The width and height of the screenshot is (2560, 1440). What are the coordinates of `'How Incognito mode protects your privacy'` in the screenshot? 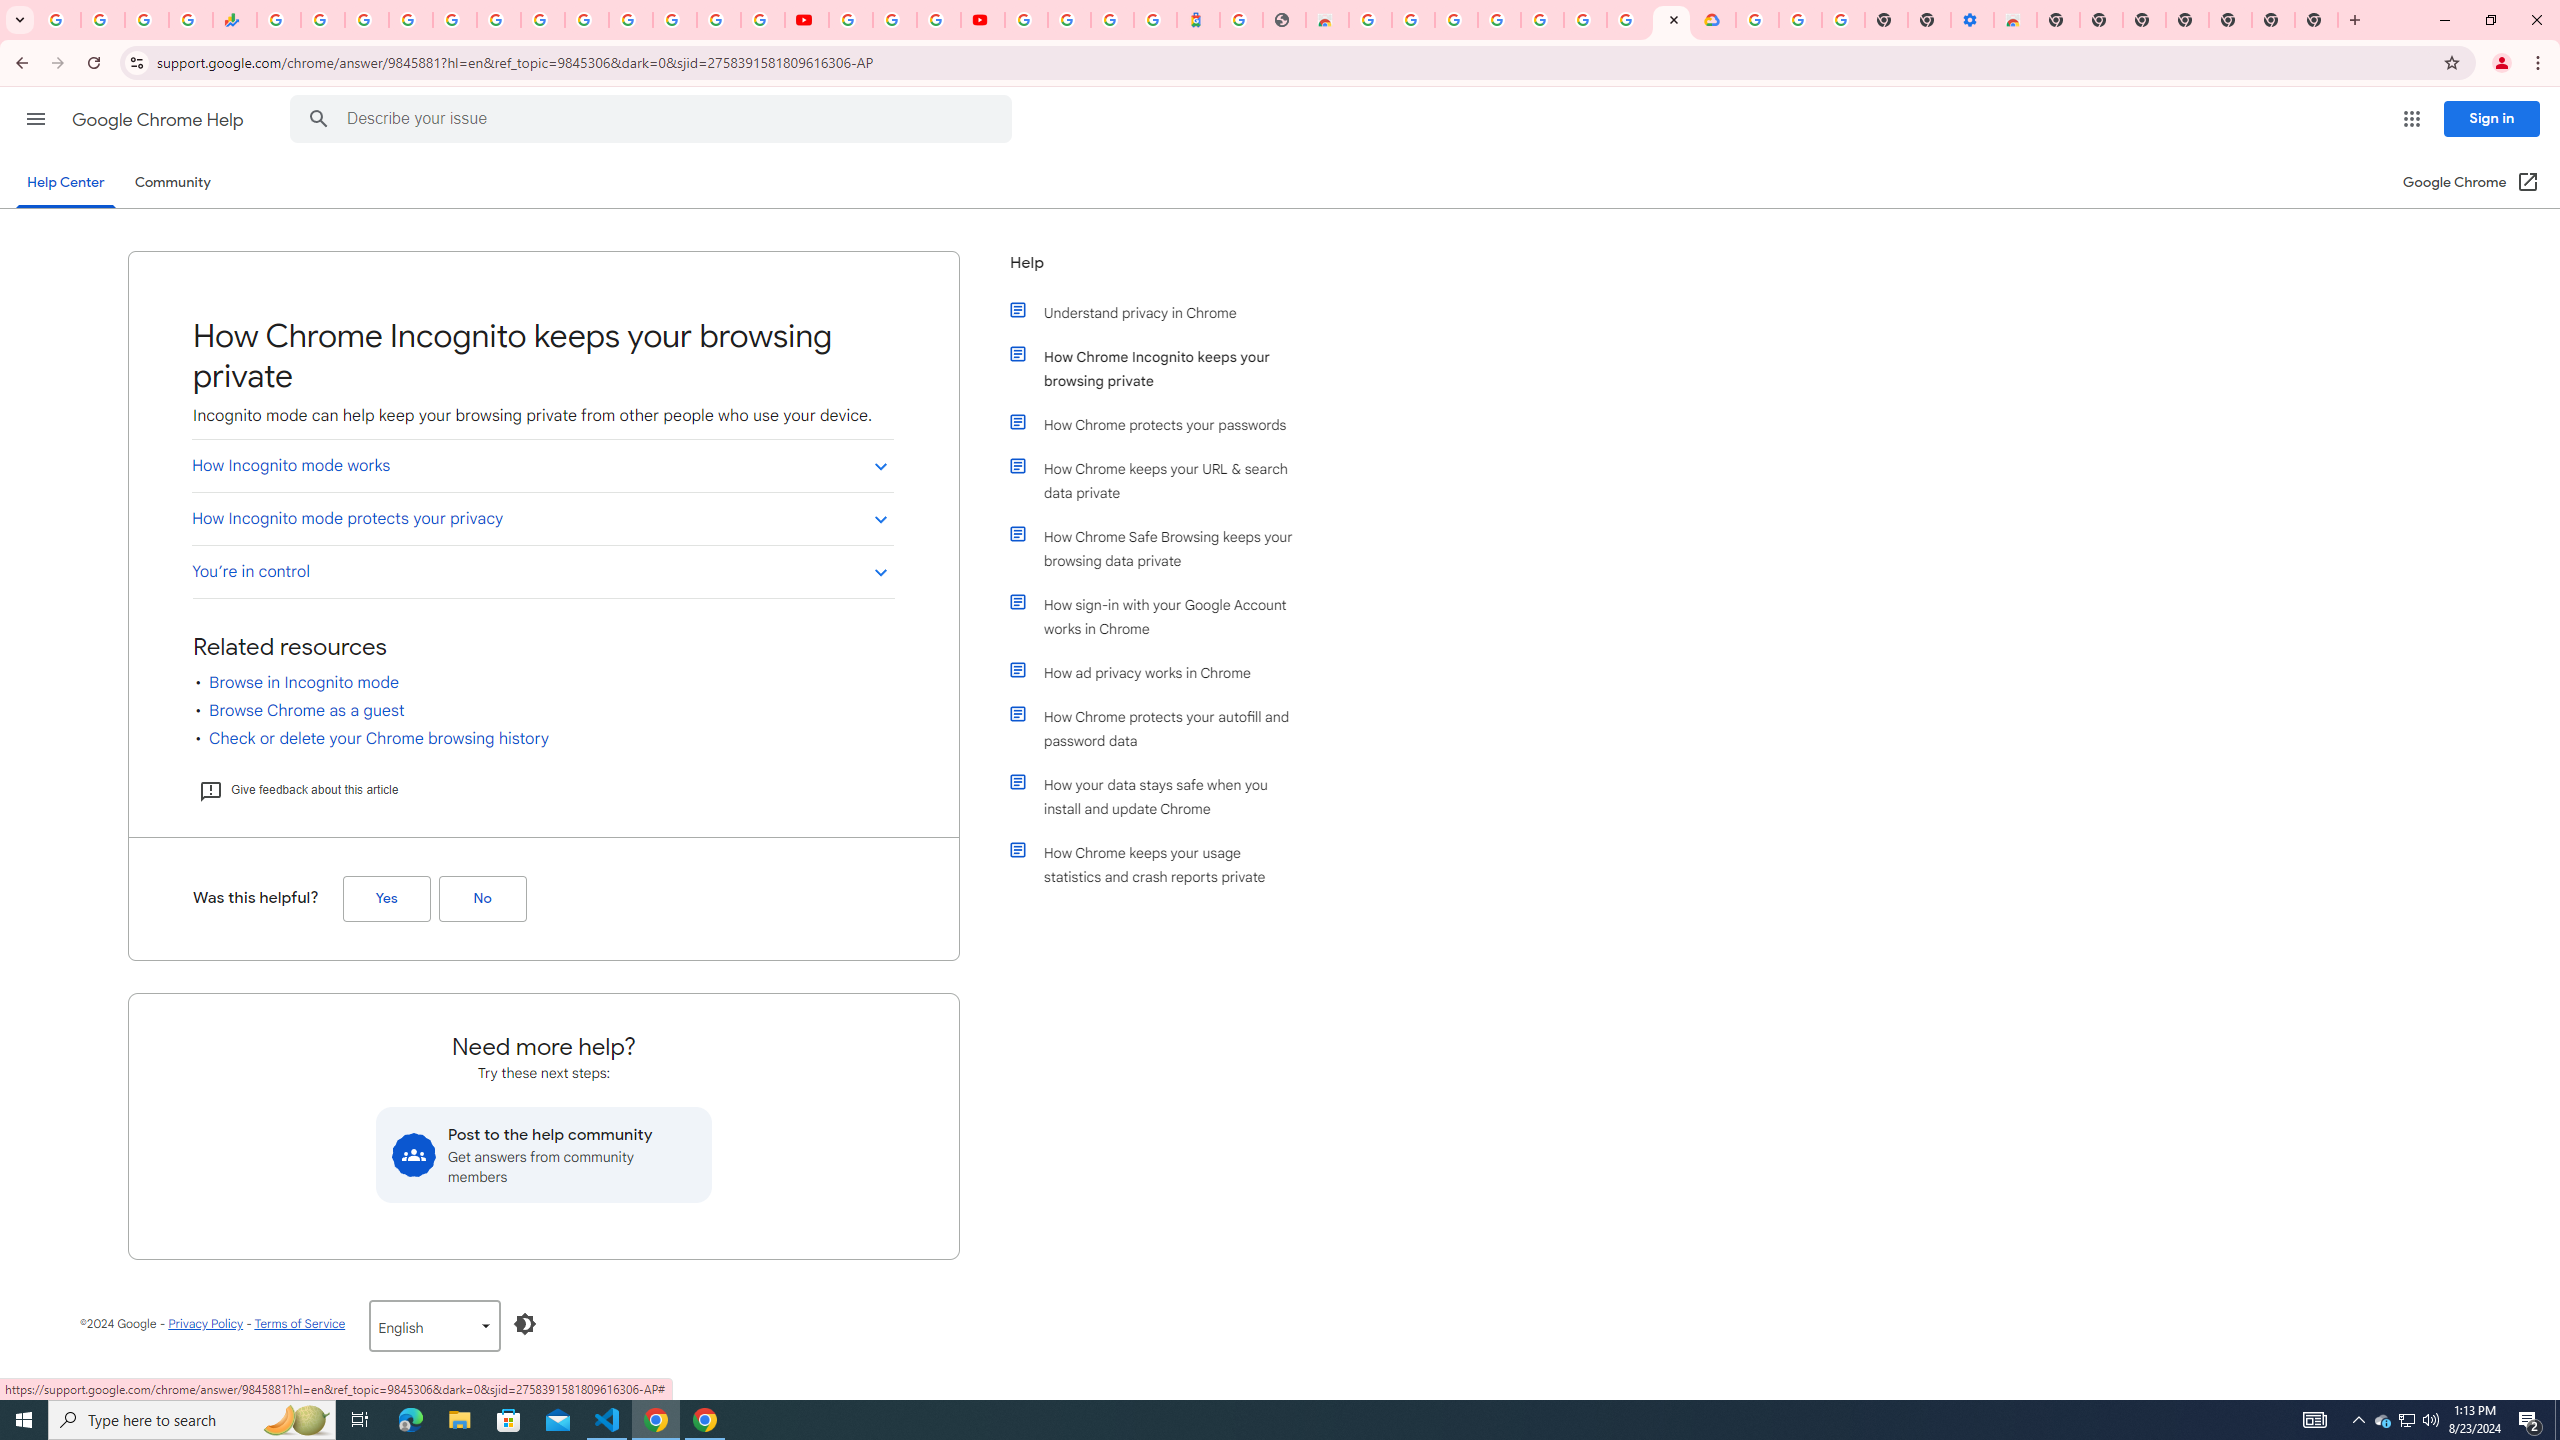 It's located at (542, 517).